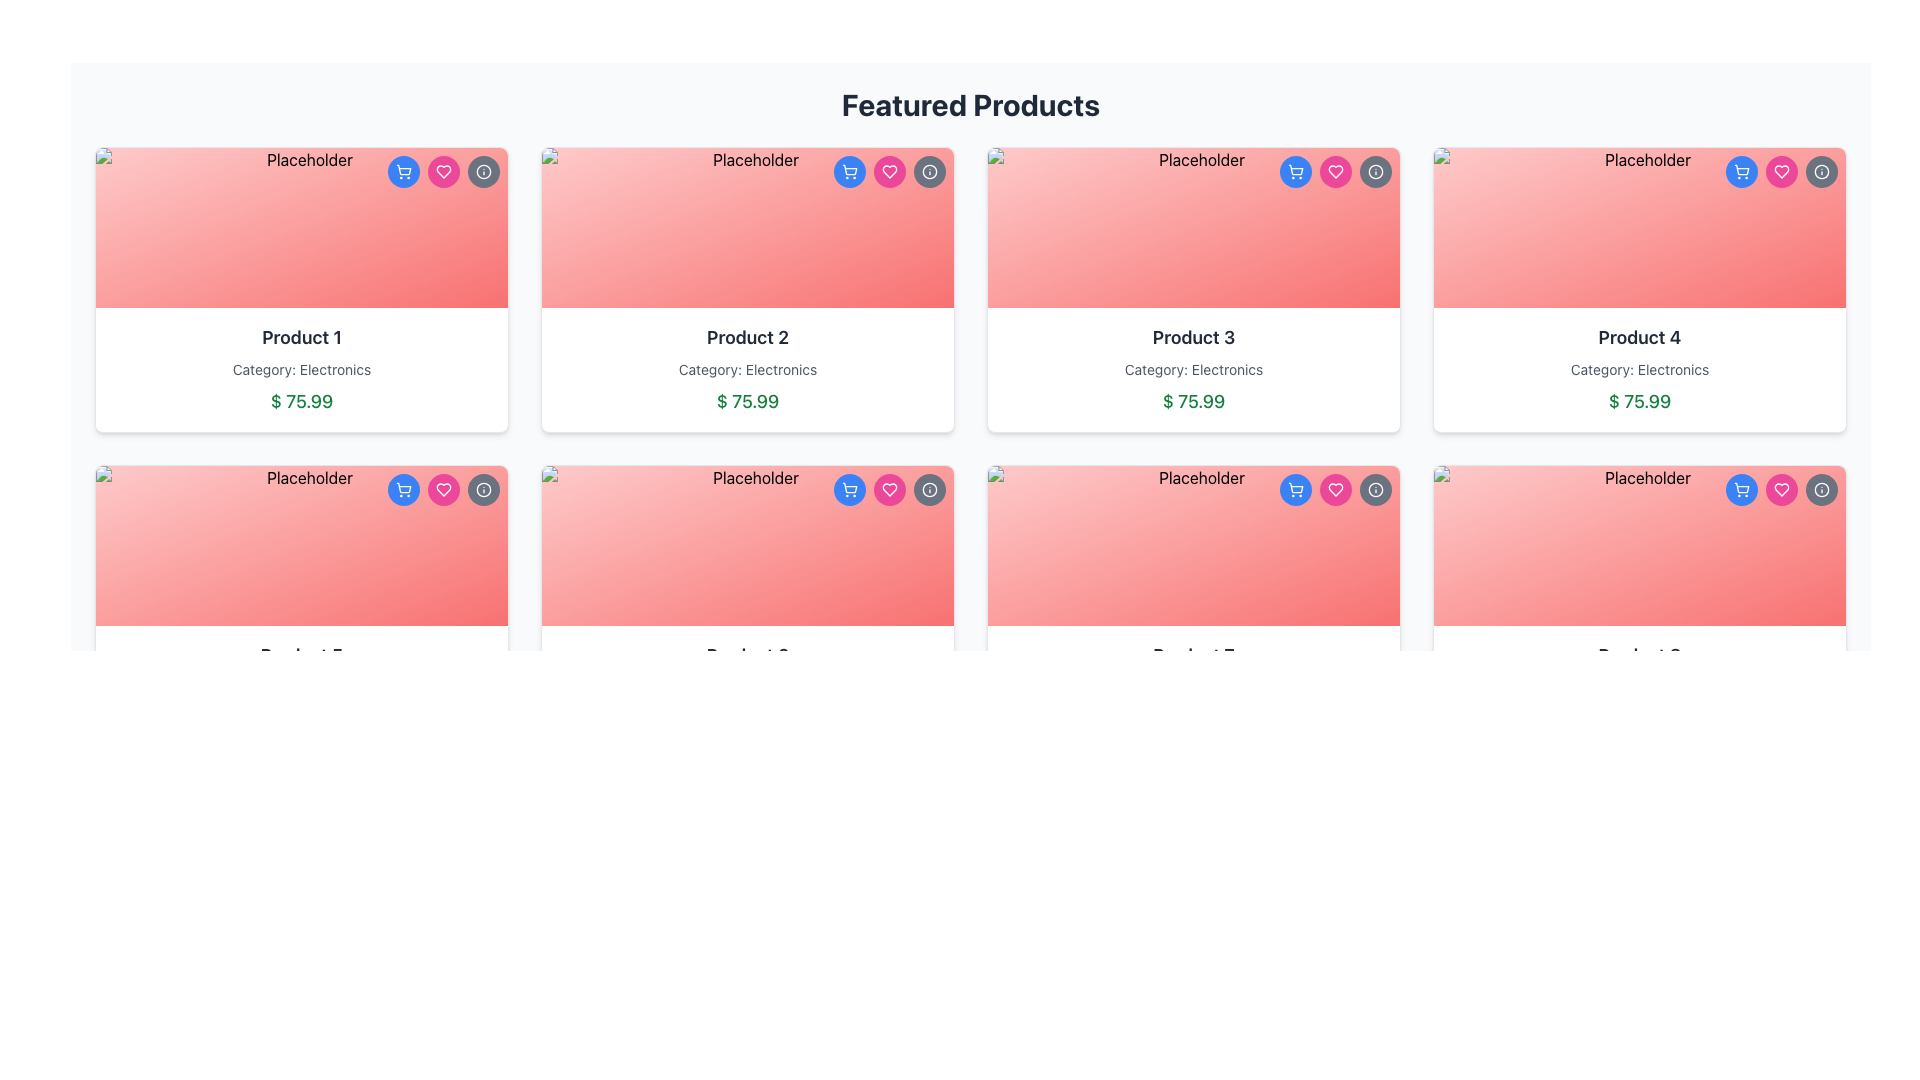  I want to click on the Static Text Label displaying 'Product 2' in bold, located in the second card of the grid layout, above 'Category: Electronics' and '$ 75.99', so click(747, 337).